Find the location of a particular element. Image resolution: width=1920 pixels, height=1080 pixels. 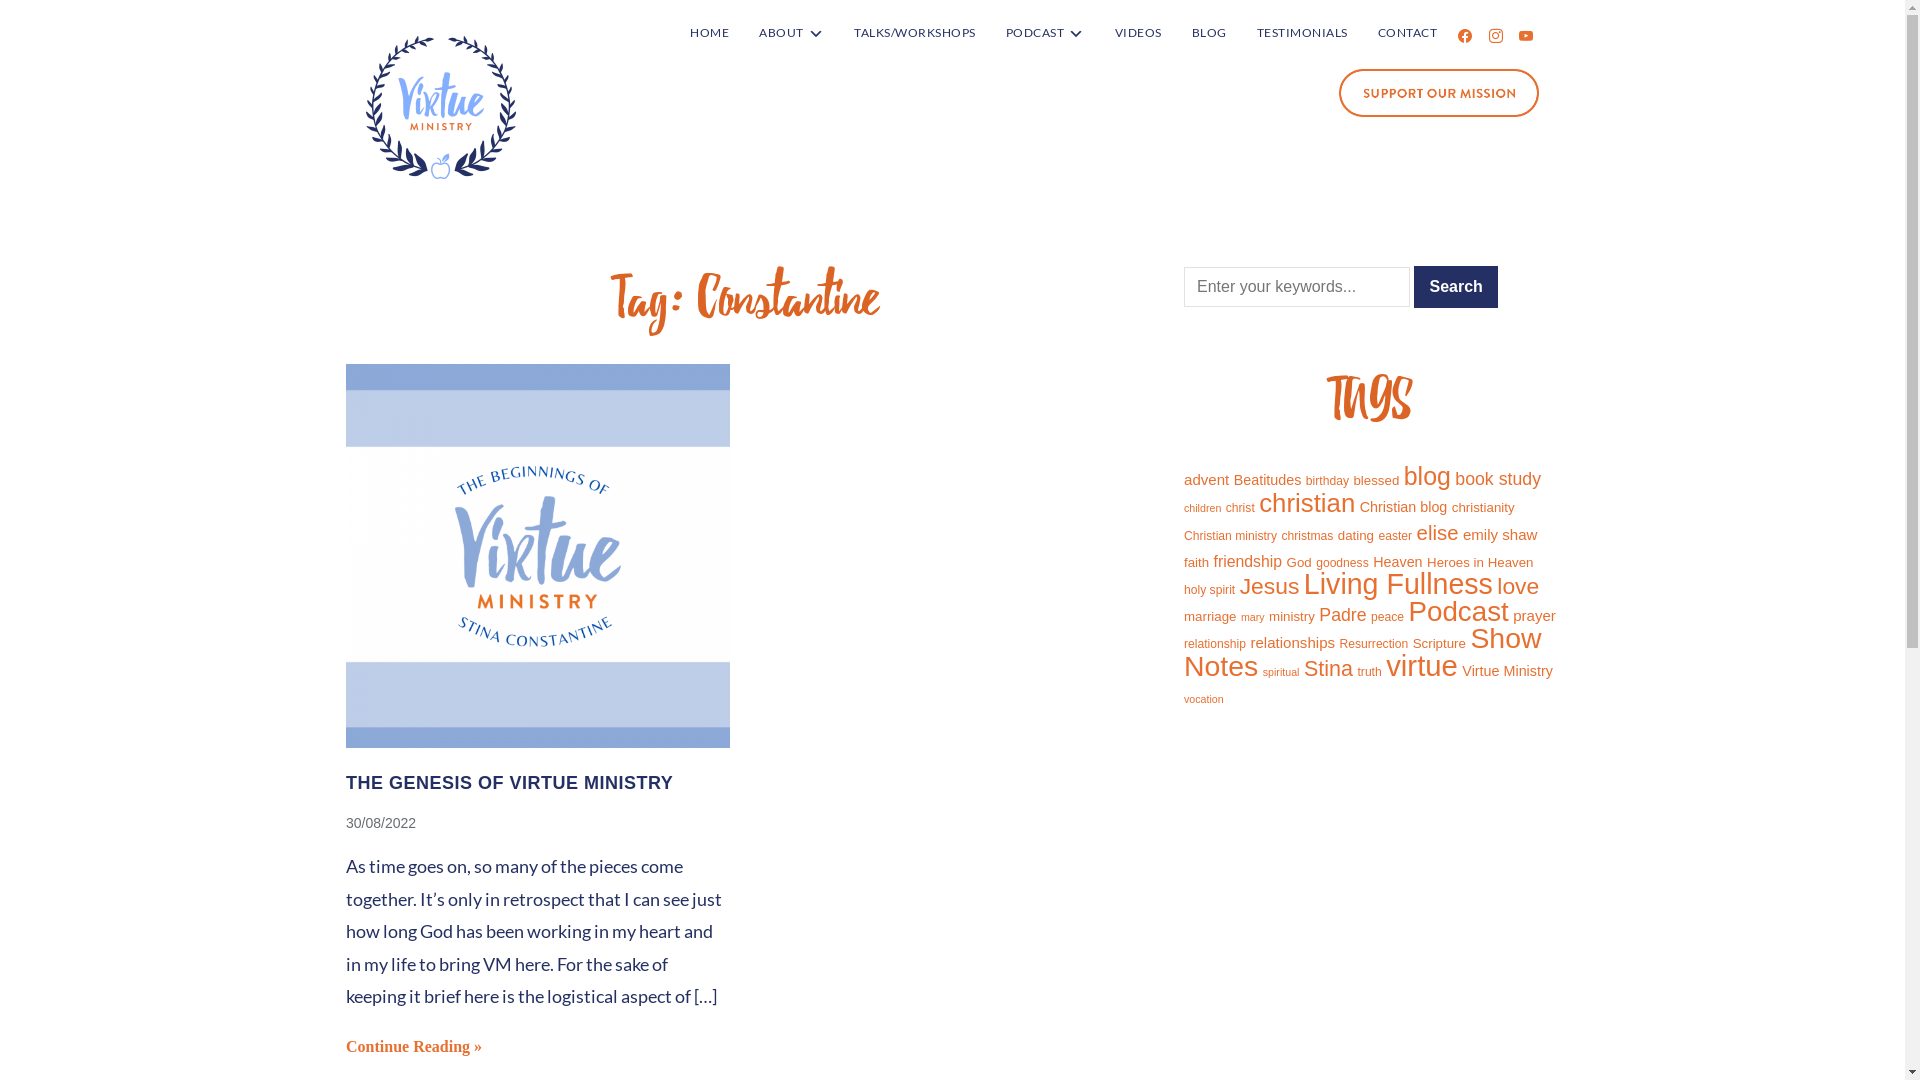

'relationship' is located at coordinates (1184, 644).